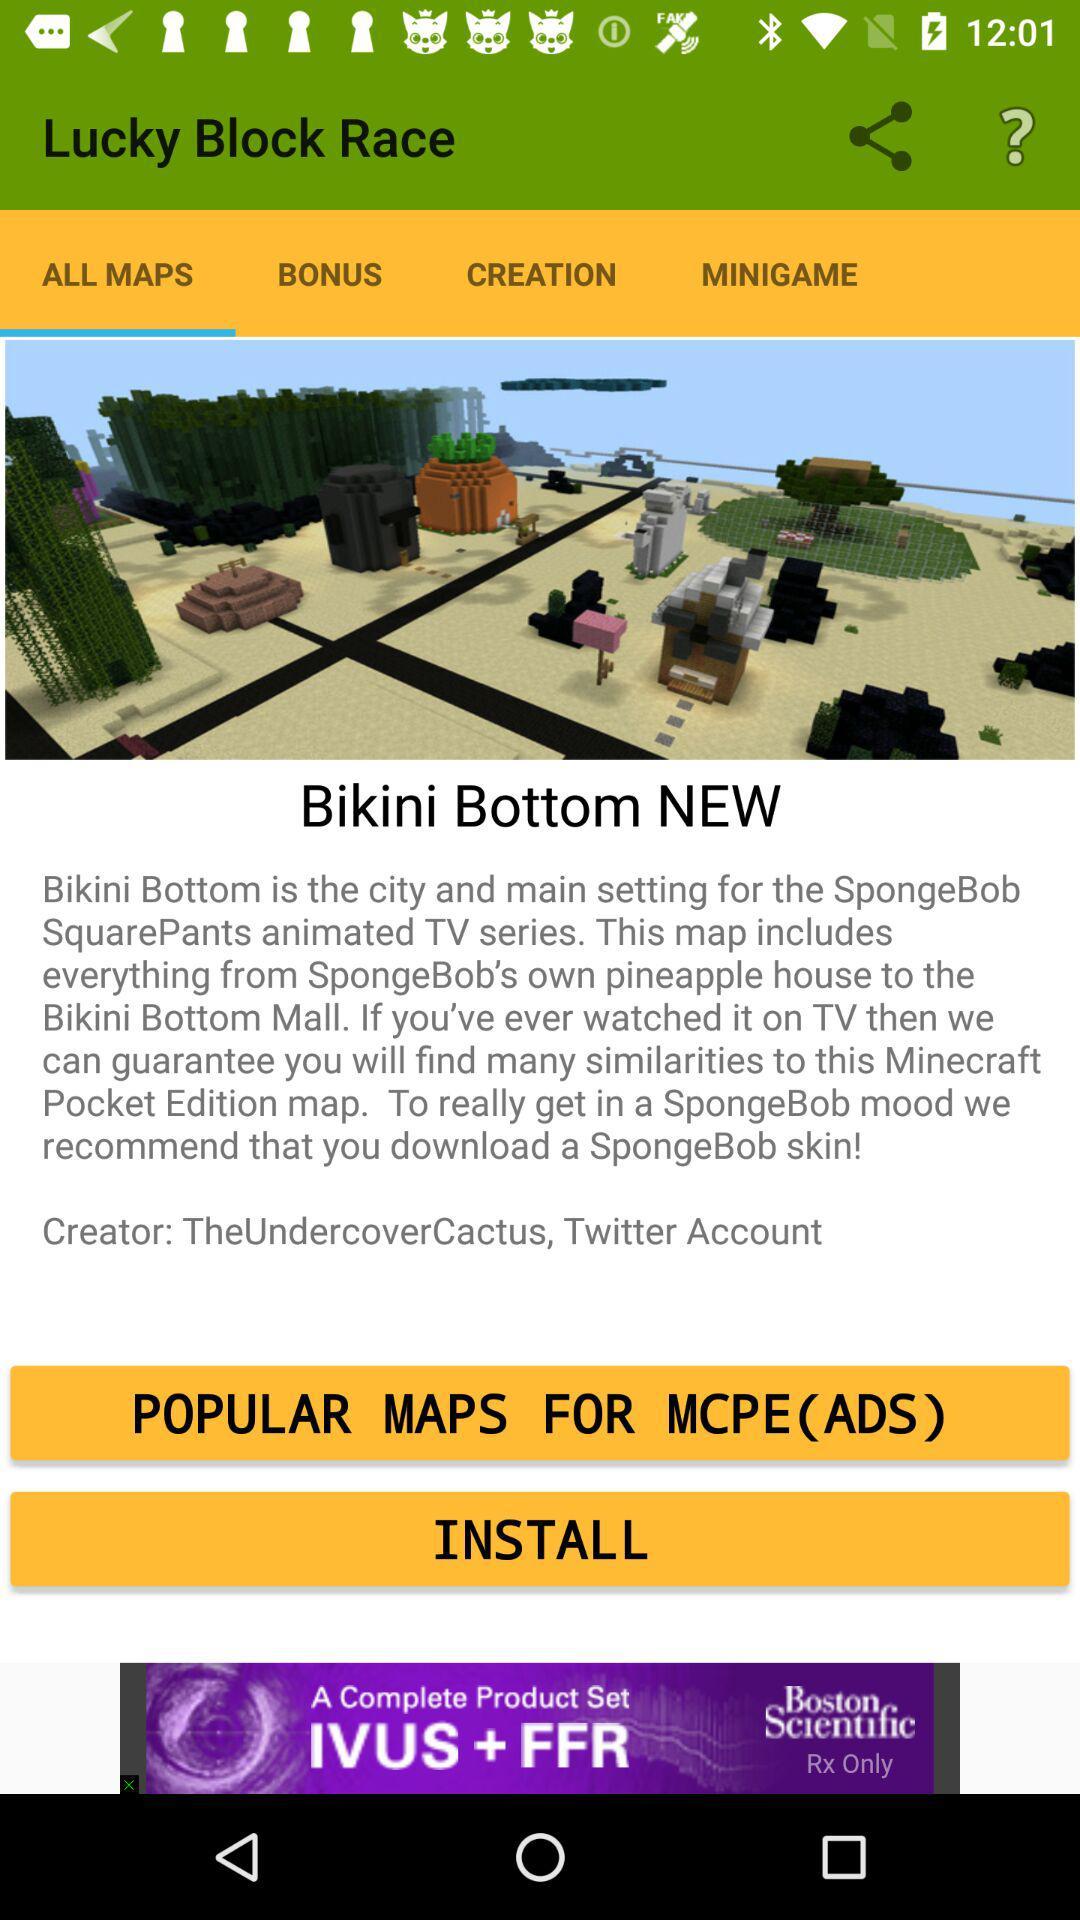 The height and width of the screenshot is (1920, 1080). I want to click on item to the left of bonus icon, so click(117, 272).